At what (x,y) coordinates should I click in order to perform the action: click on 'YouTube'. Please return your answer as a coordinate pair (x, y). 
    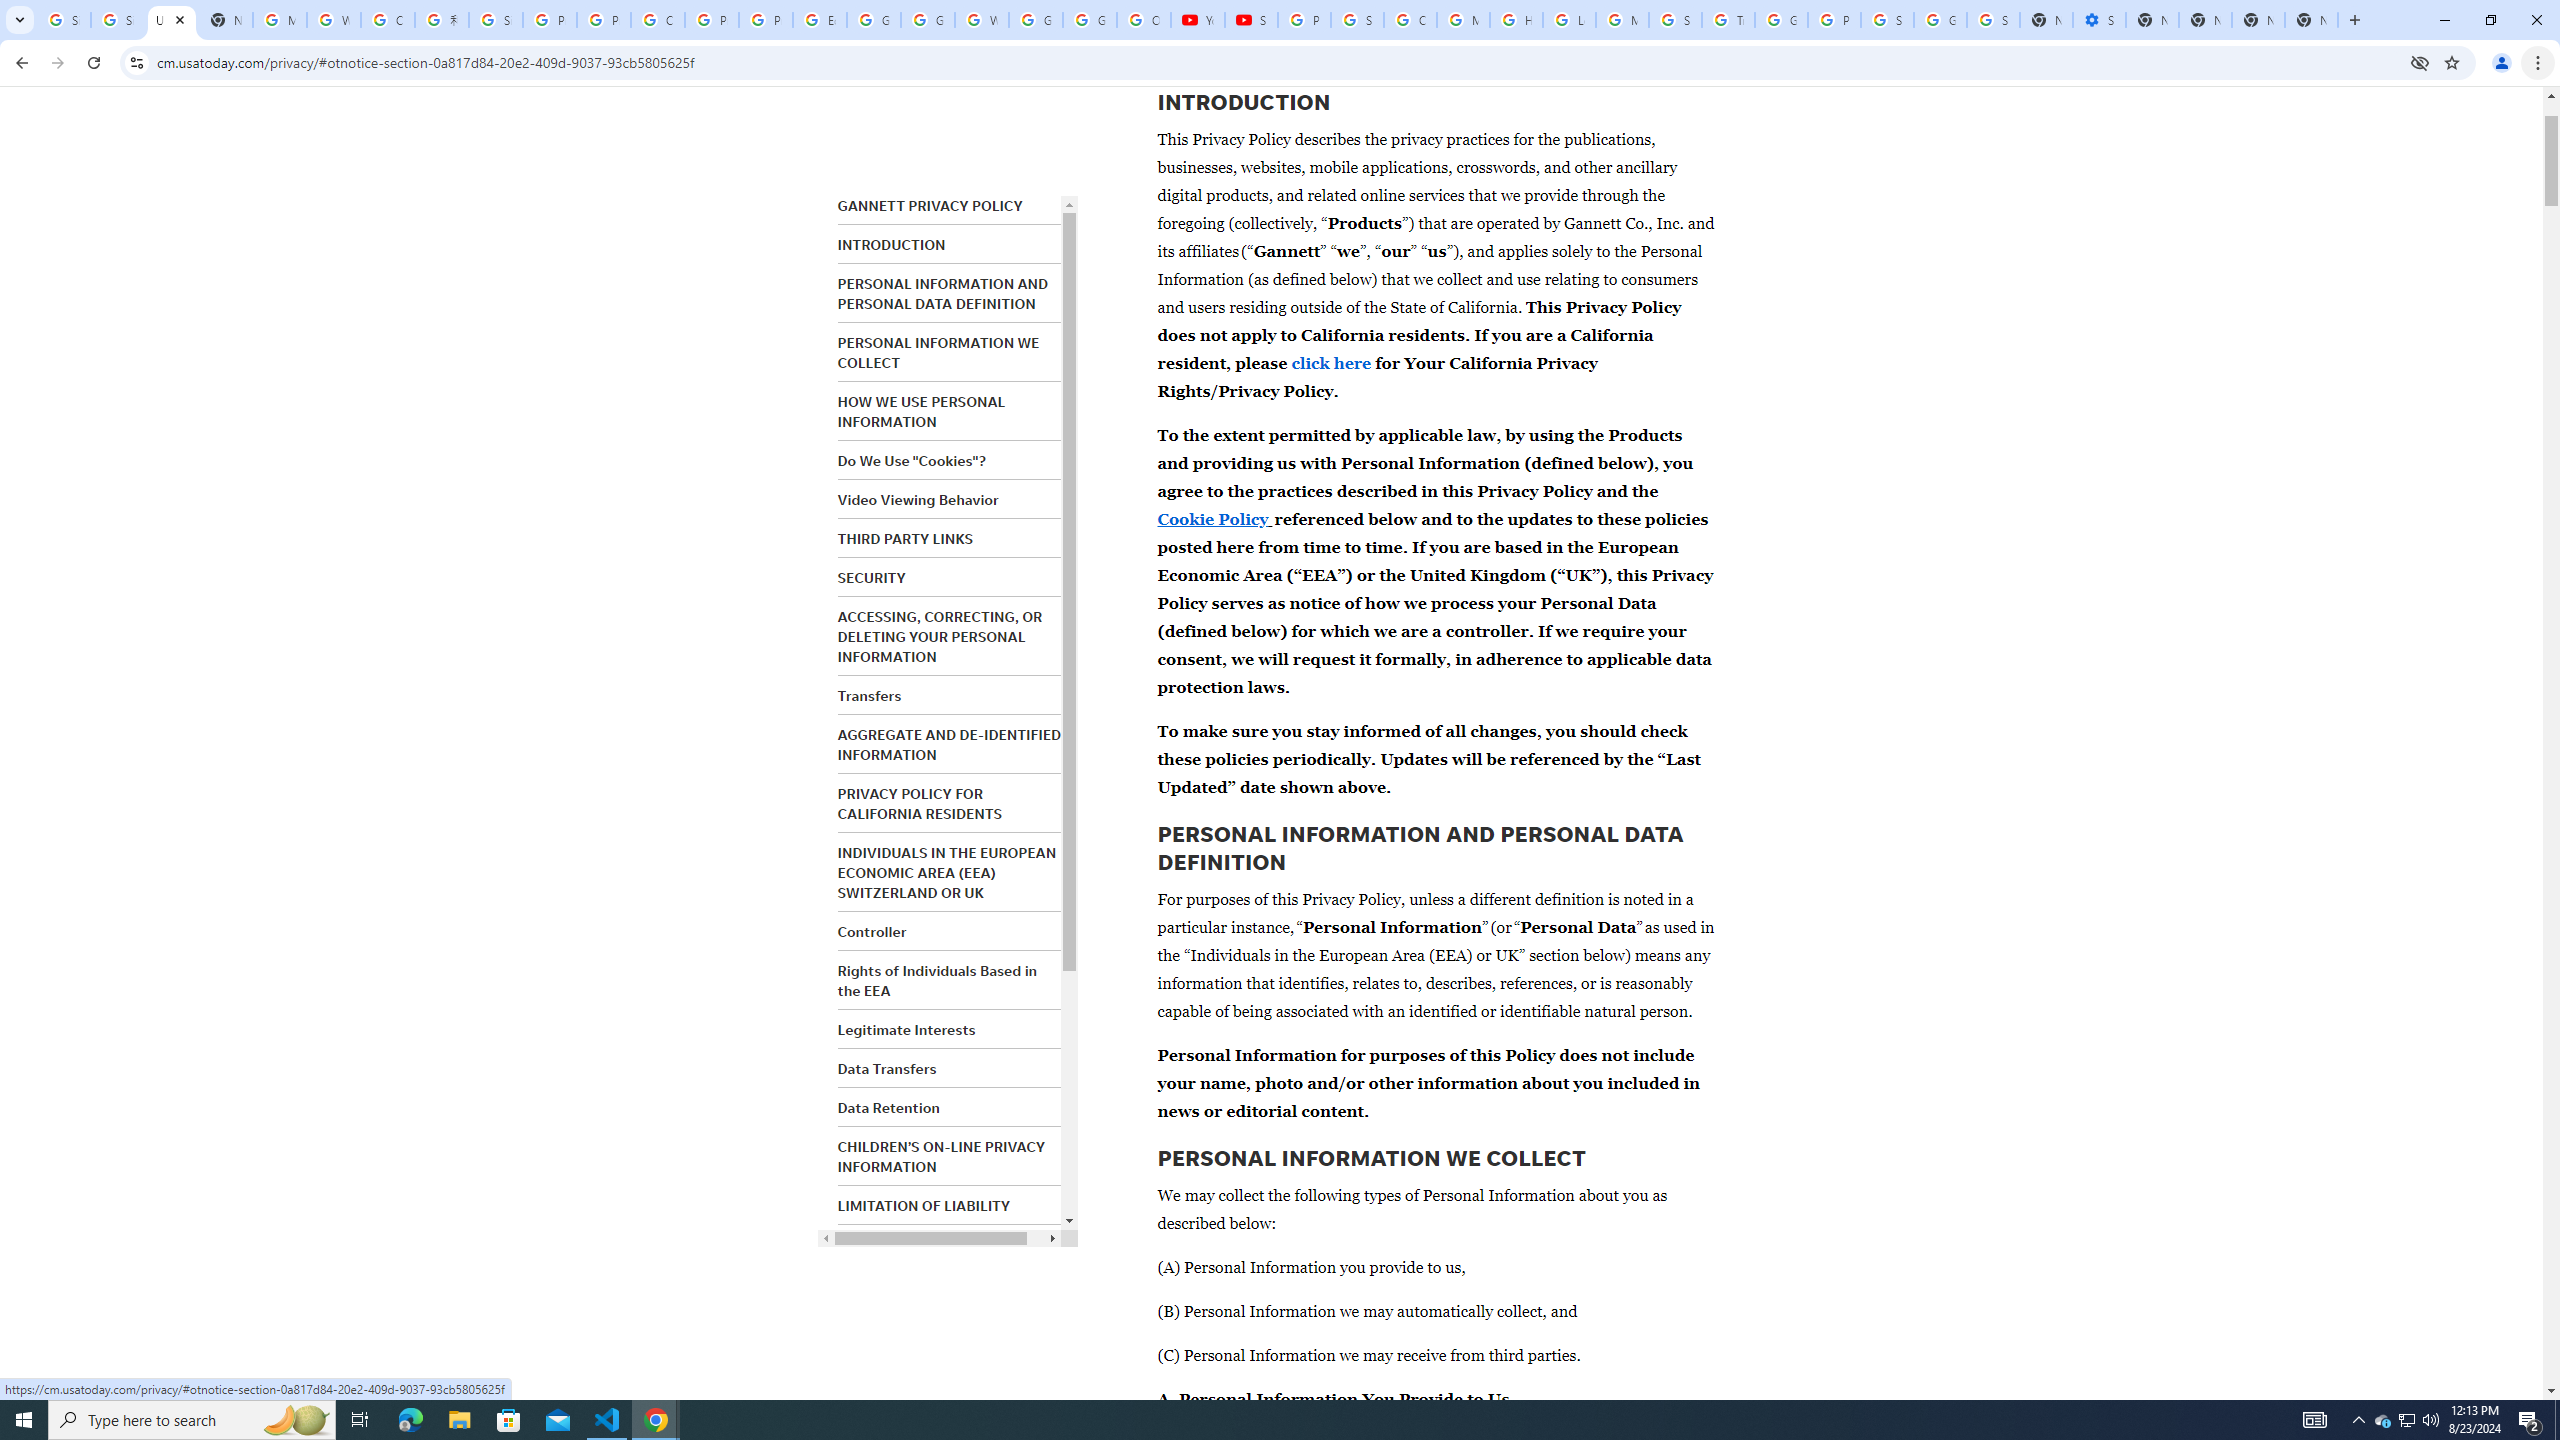
    Looking at the image, I should click on (1198, 19).